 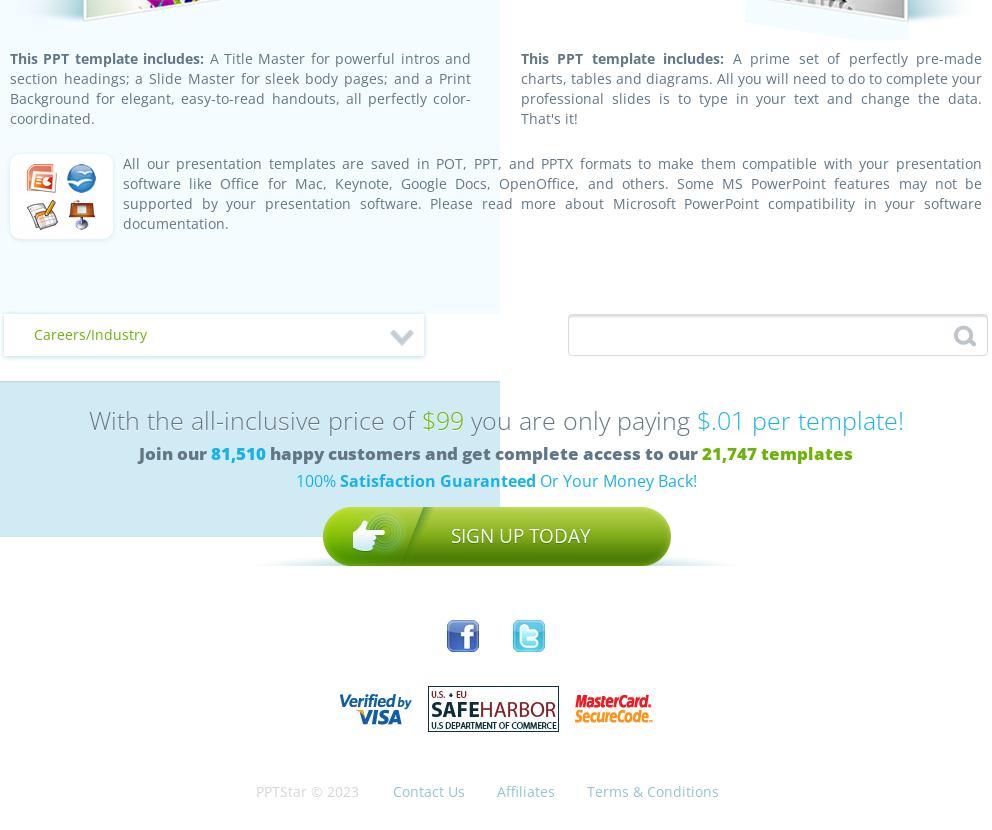 I want to click on 'you are only paying', so click(x=578, y=419).